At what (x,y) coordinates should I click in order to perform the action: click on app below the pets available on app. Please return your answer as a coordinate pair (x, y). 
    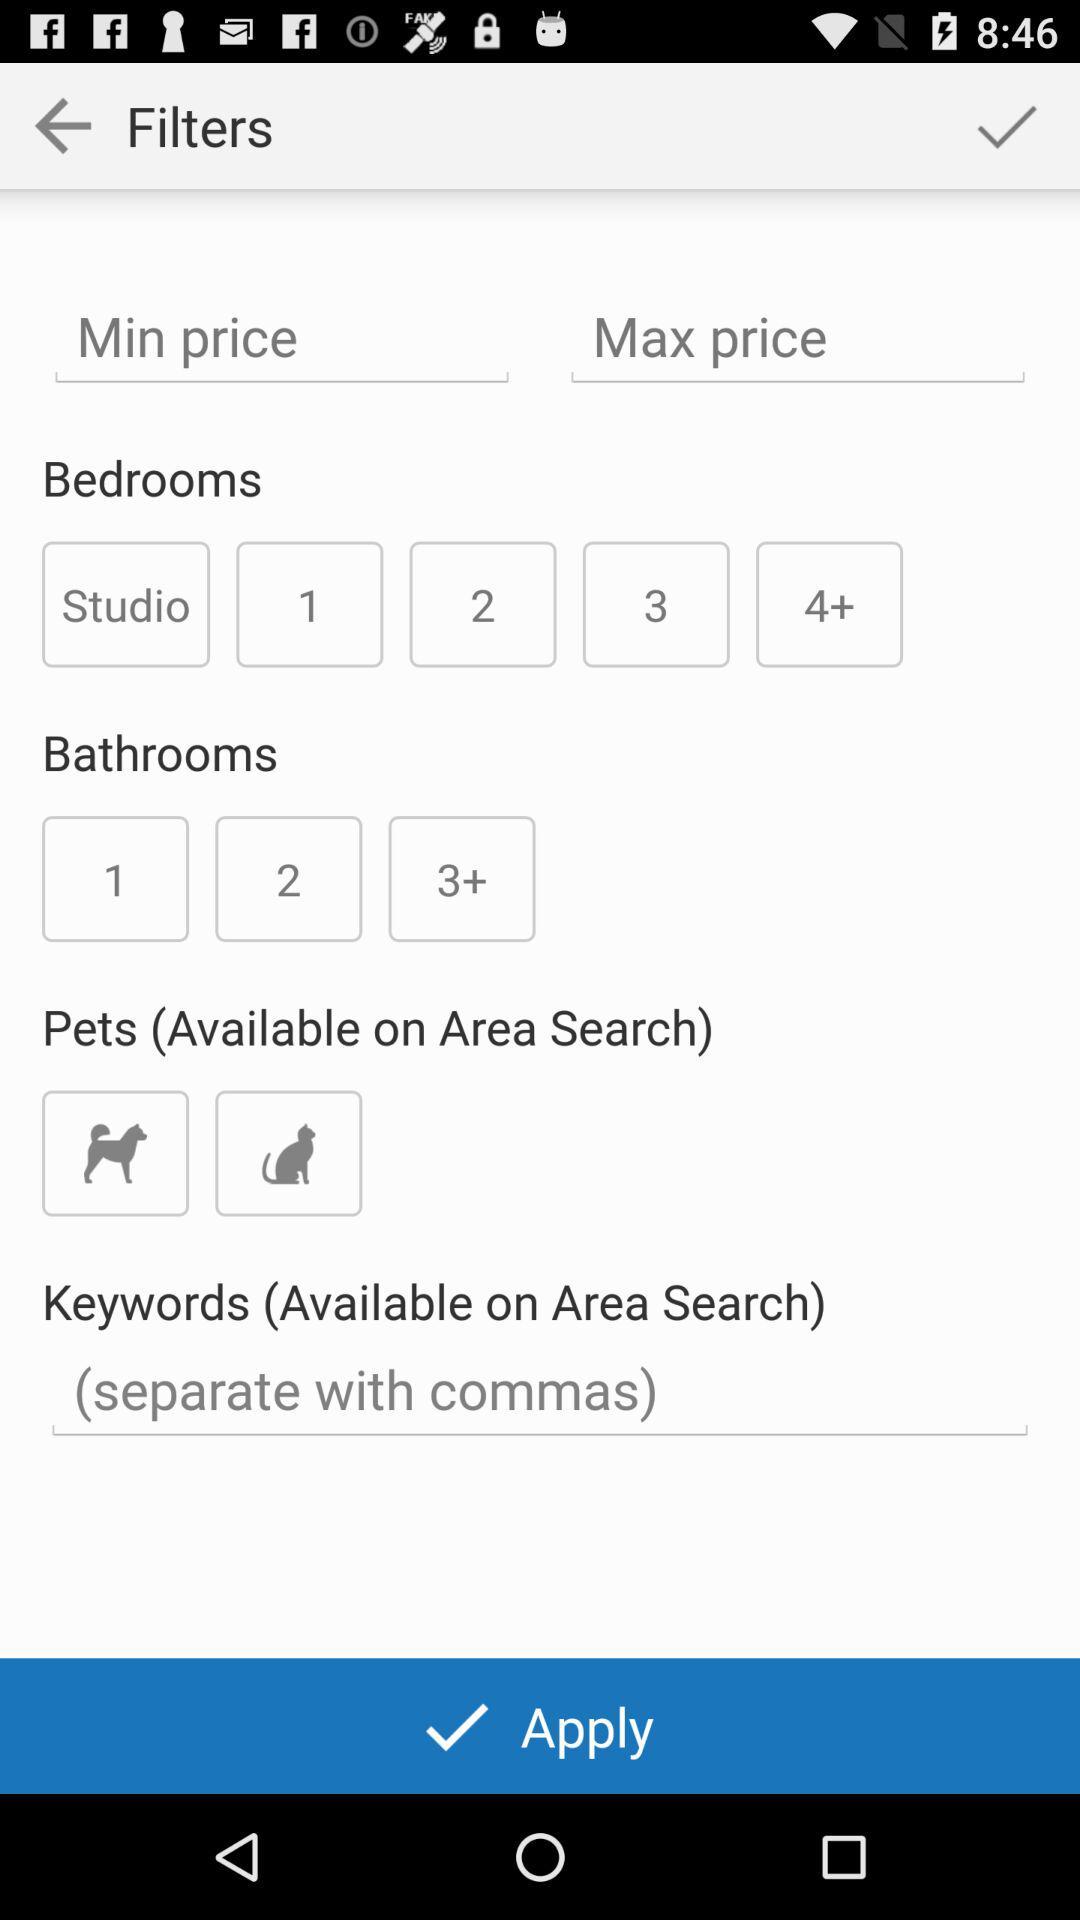
    Looking at the image, I should click on (115, 1153).